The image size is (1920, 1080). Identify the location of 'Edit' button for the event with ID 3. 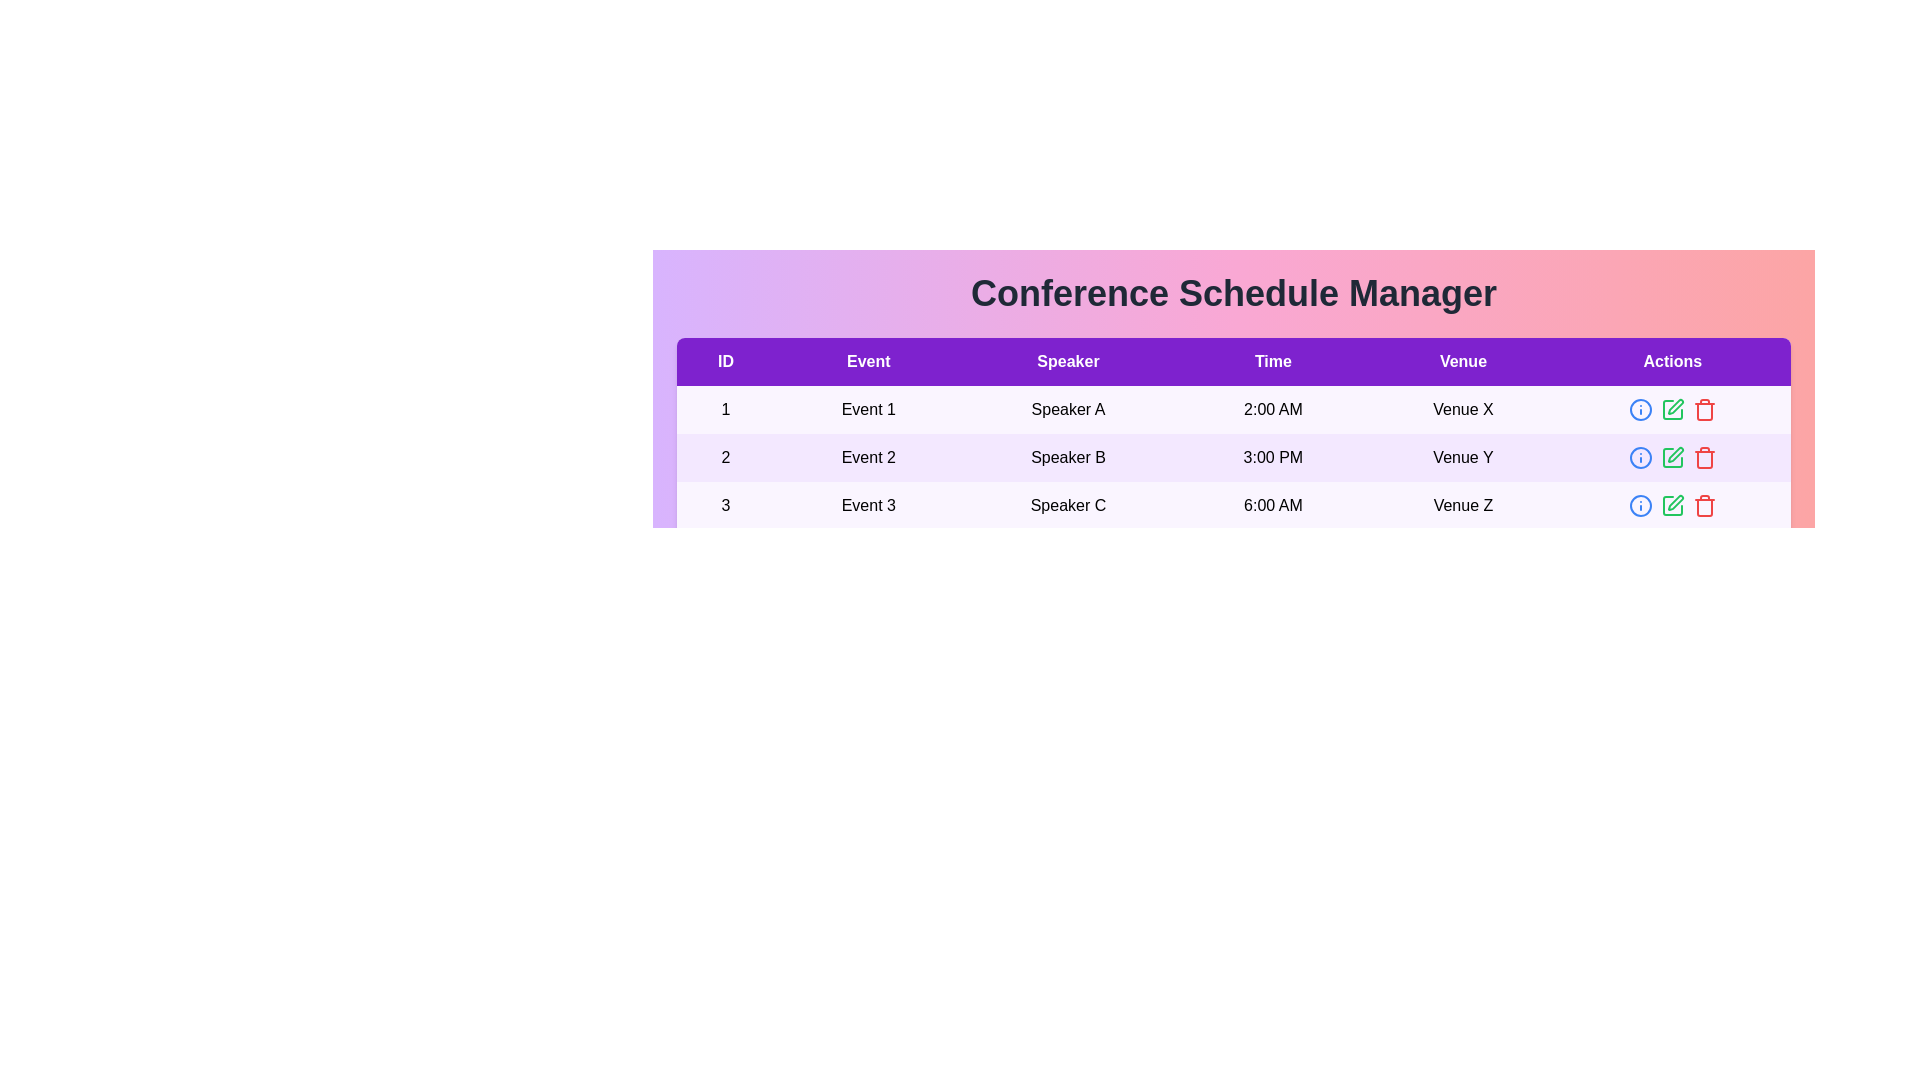
(1672, 504).